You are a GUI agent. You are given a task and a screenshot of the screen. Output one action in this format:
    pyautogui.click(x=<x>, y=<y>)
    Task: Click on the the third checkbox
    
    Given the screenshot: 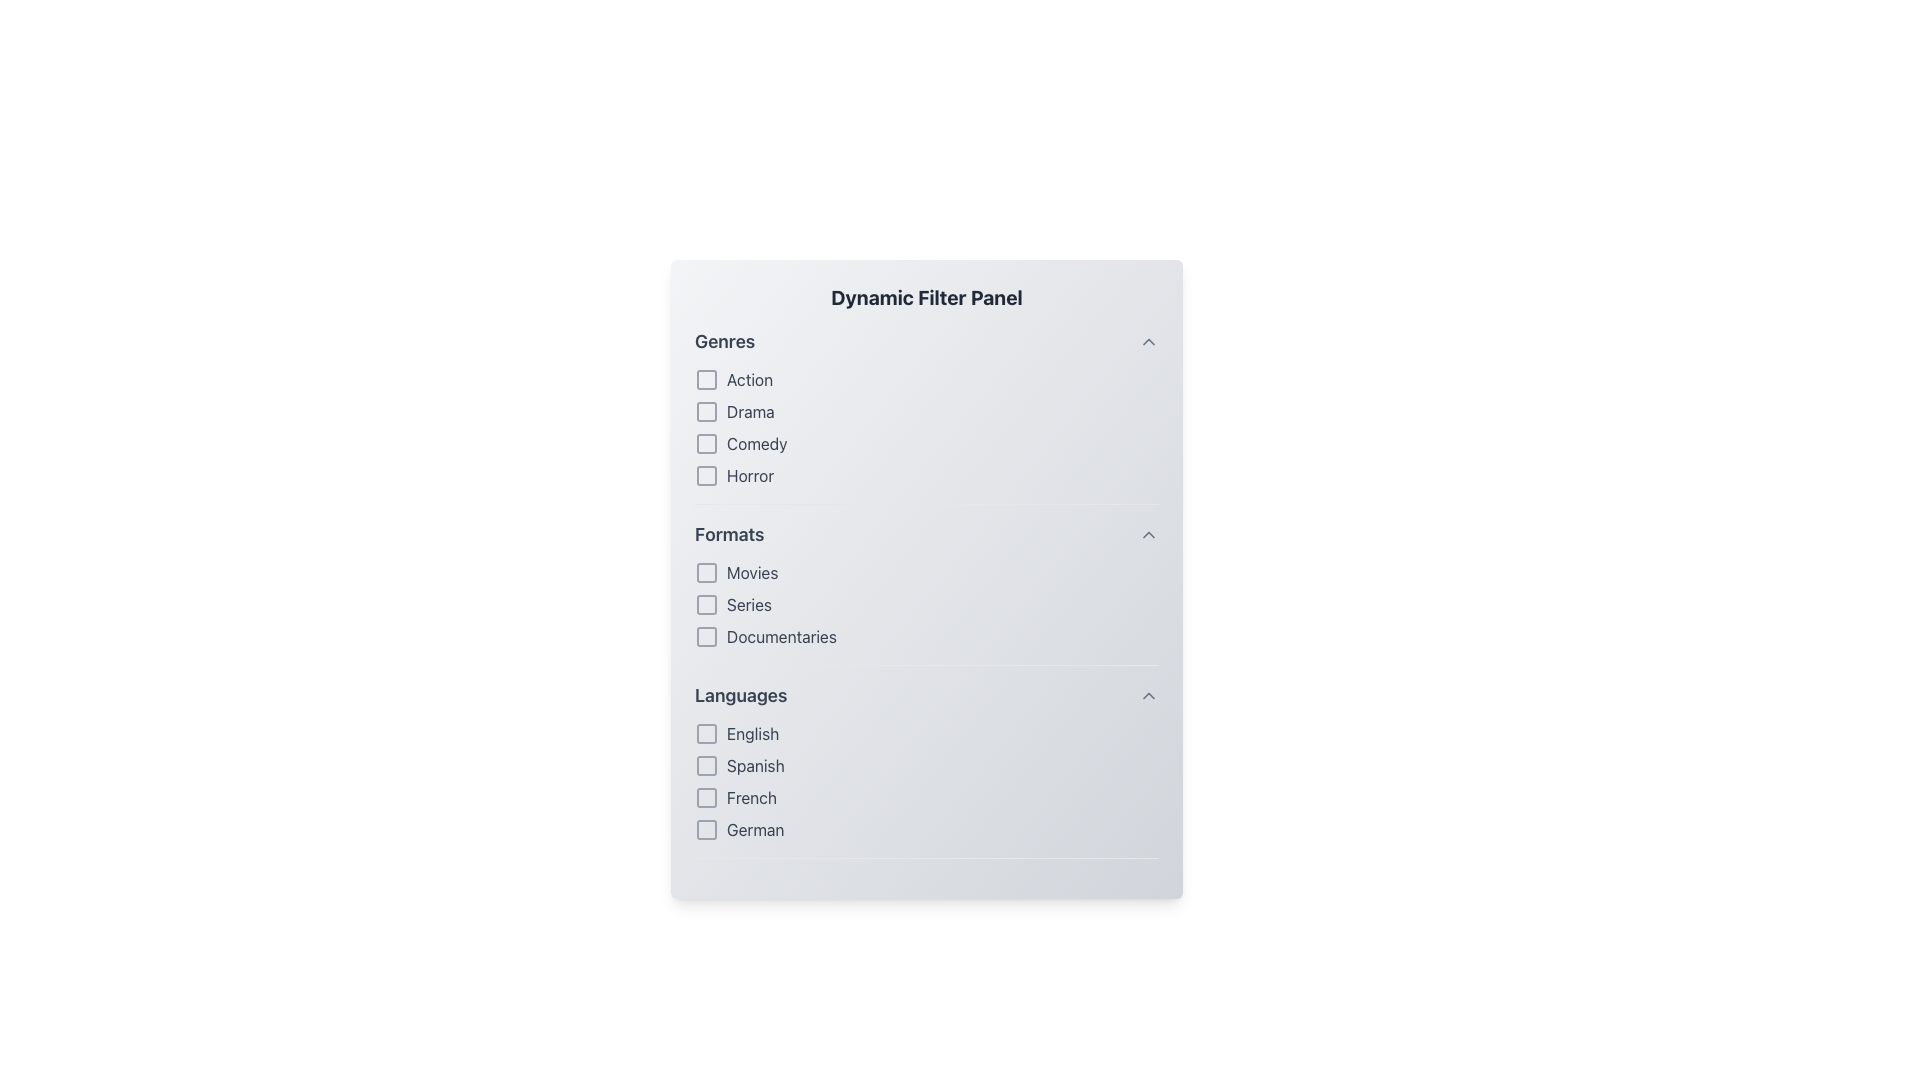 What is the action you would take?
    pyautogui.click(x=706, y=797)
    